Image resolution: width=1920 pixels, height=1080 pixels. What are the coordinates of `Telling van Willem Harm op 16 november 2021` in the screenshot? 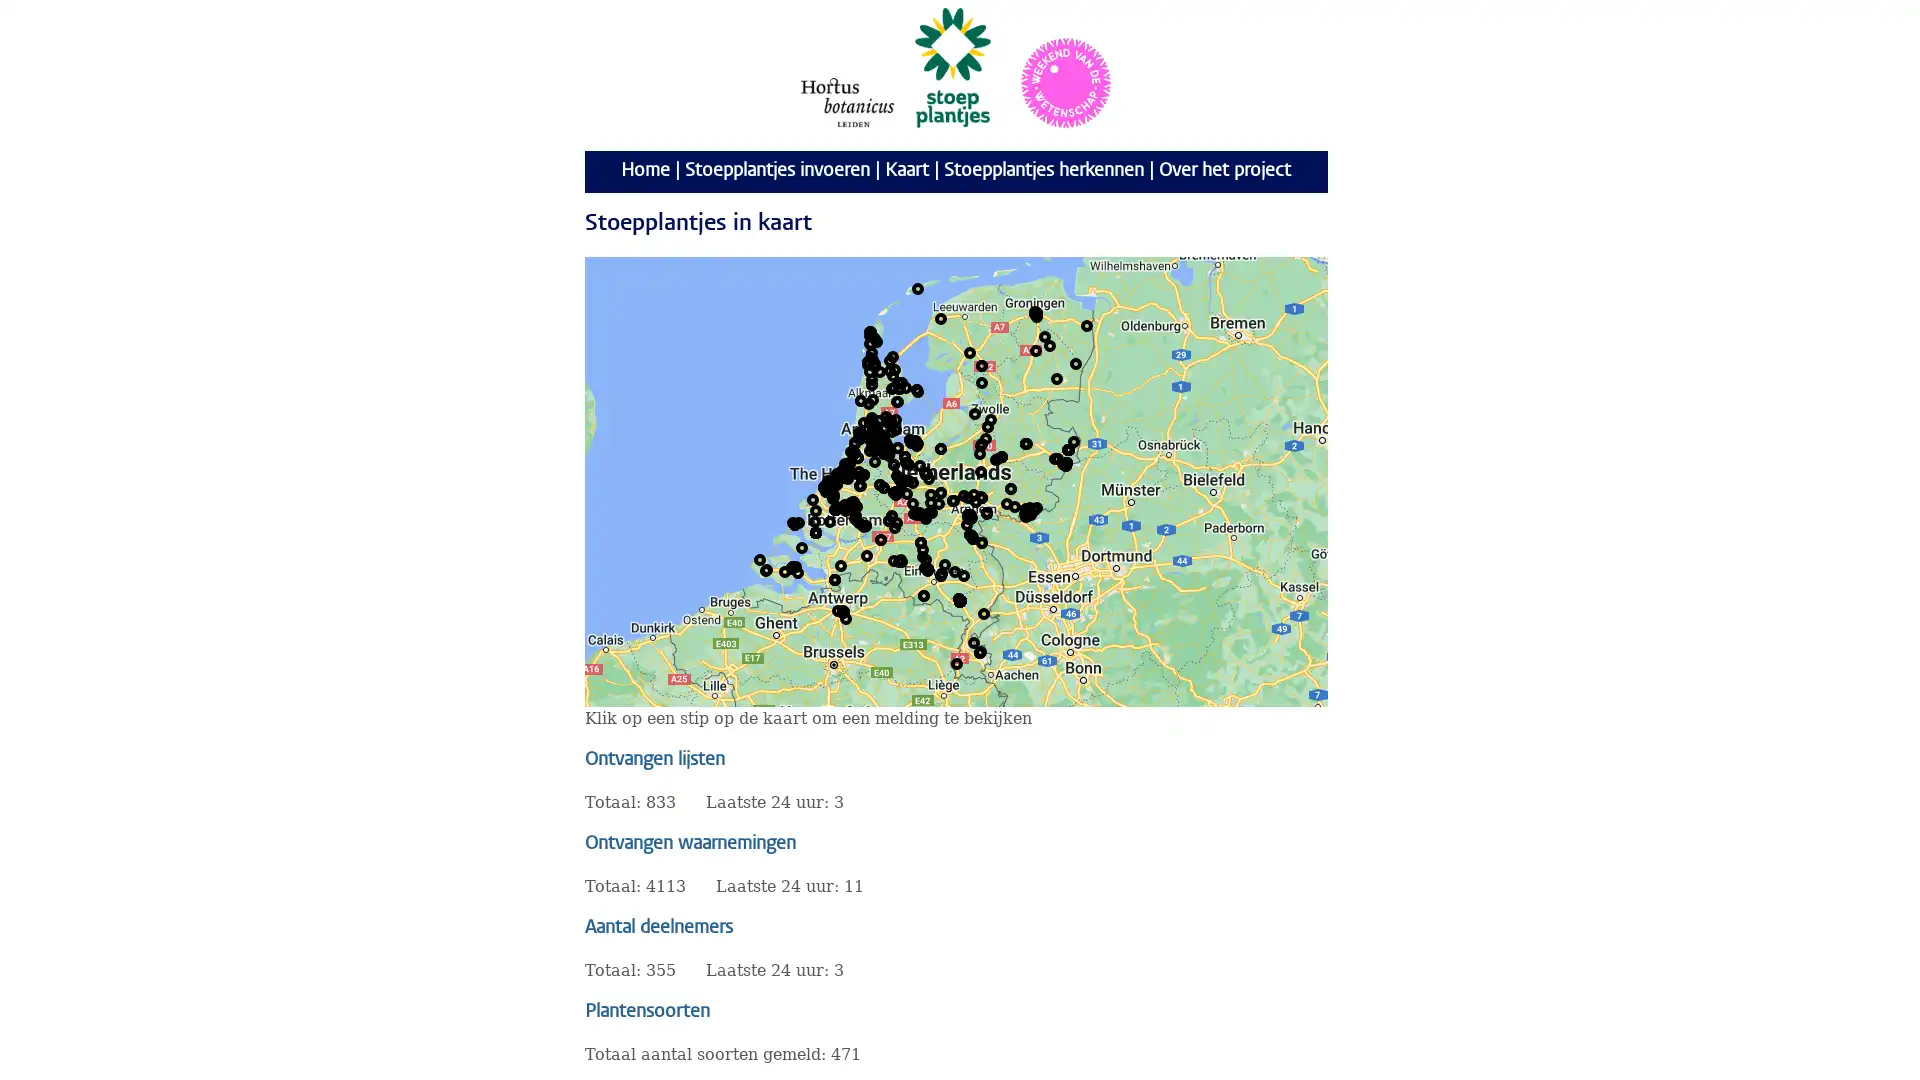 It's located at (854, 504).